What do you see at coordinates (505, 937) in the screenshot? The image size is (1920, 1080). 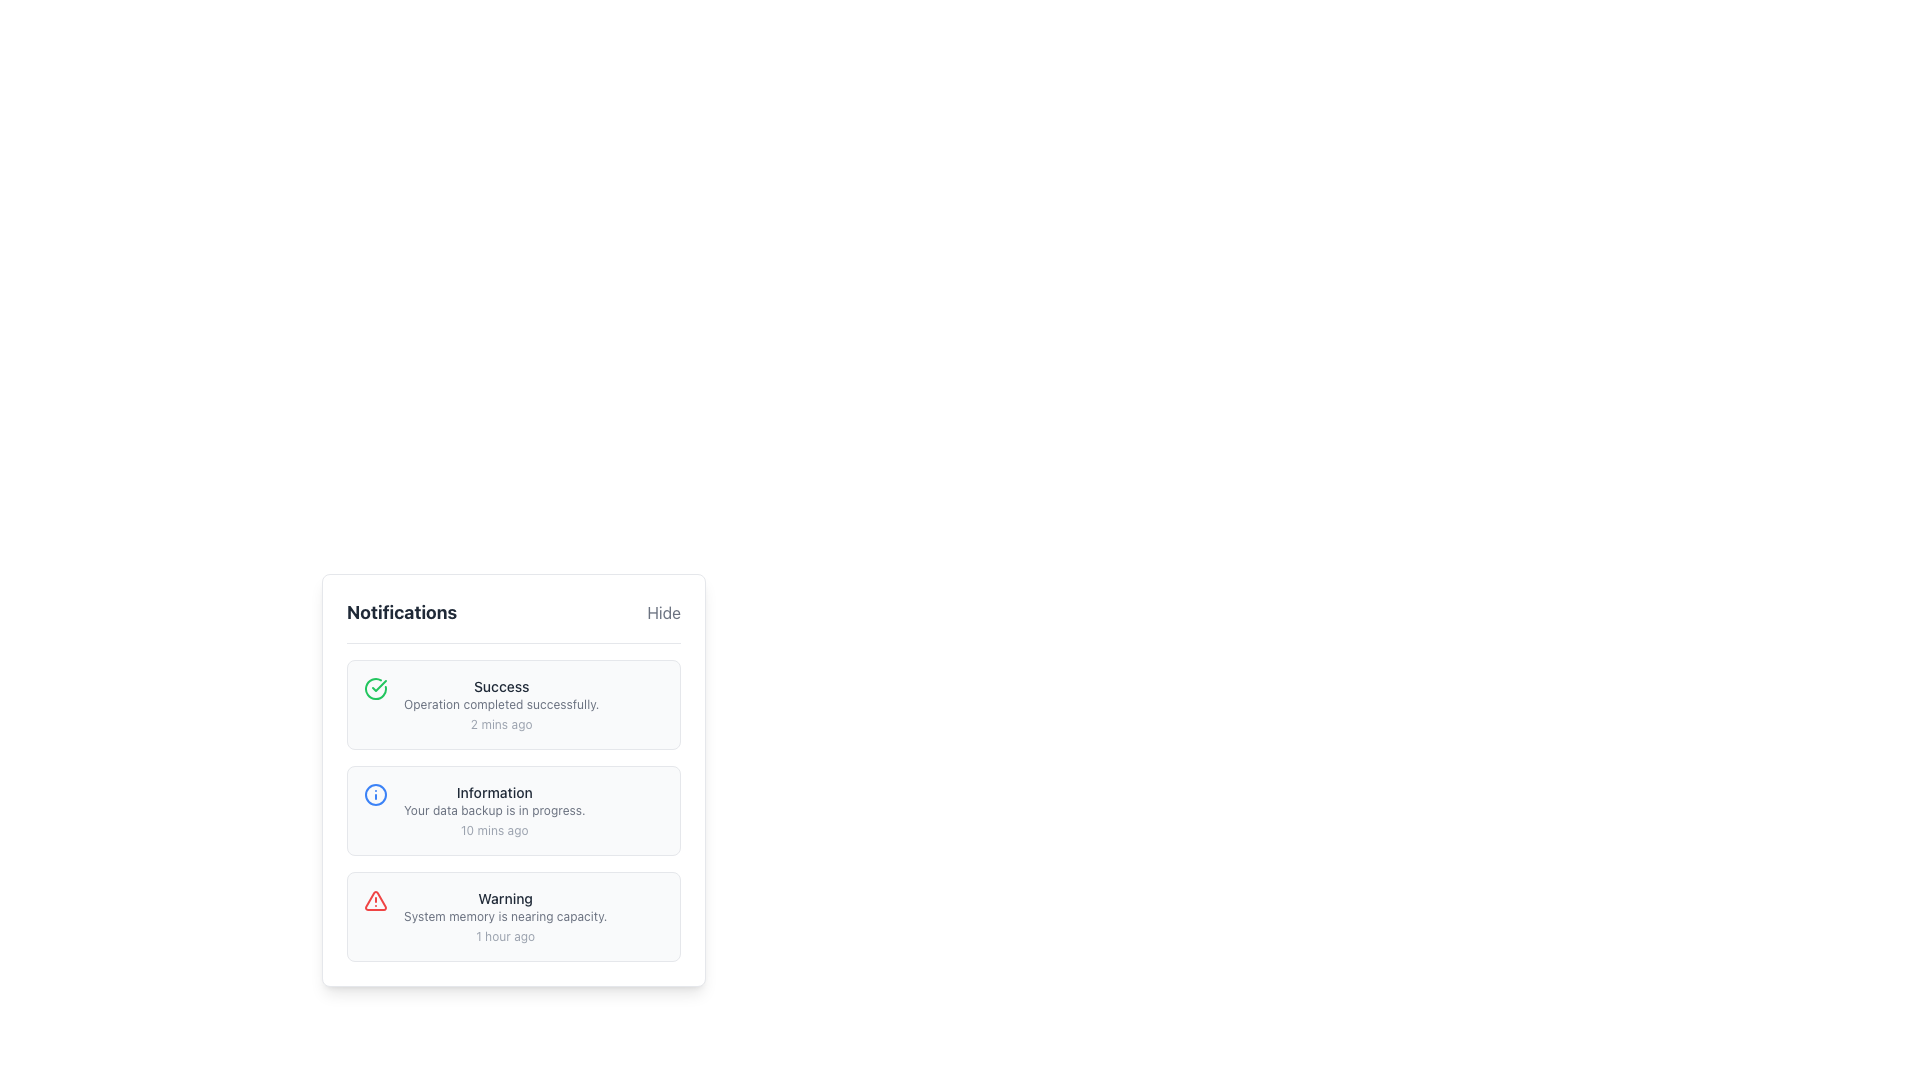 I see `the Label indicating the time elapsed since the notification was generated, located below the 'Warning' title and the message 'System memory is nearing capacity.' in the third notification block from the top` at bounding box center [505, 937].